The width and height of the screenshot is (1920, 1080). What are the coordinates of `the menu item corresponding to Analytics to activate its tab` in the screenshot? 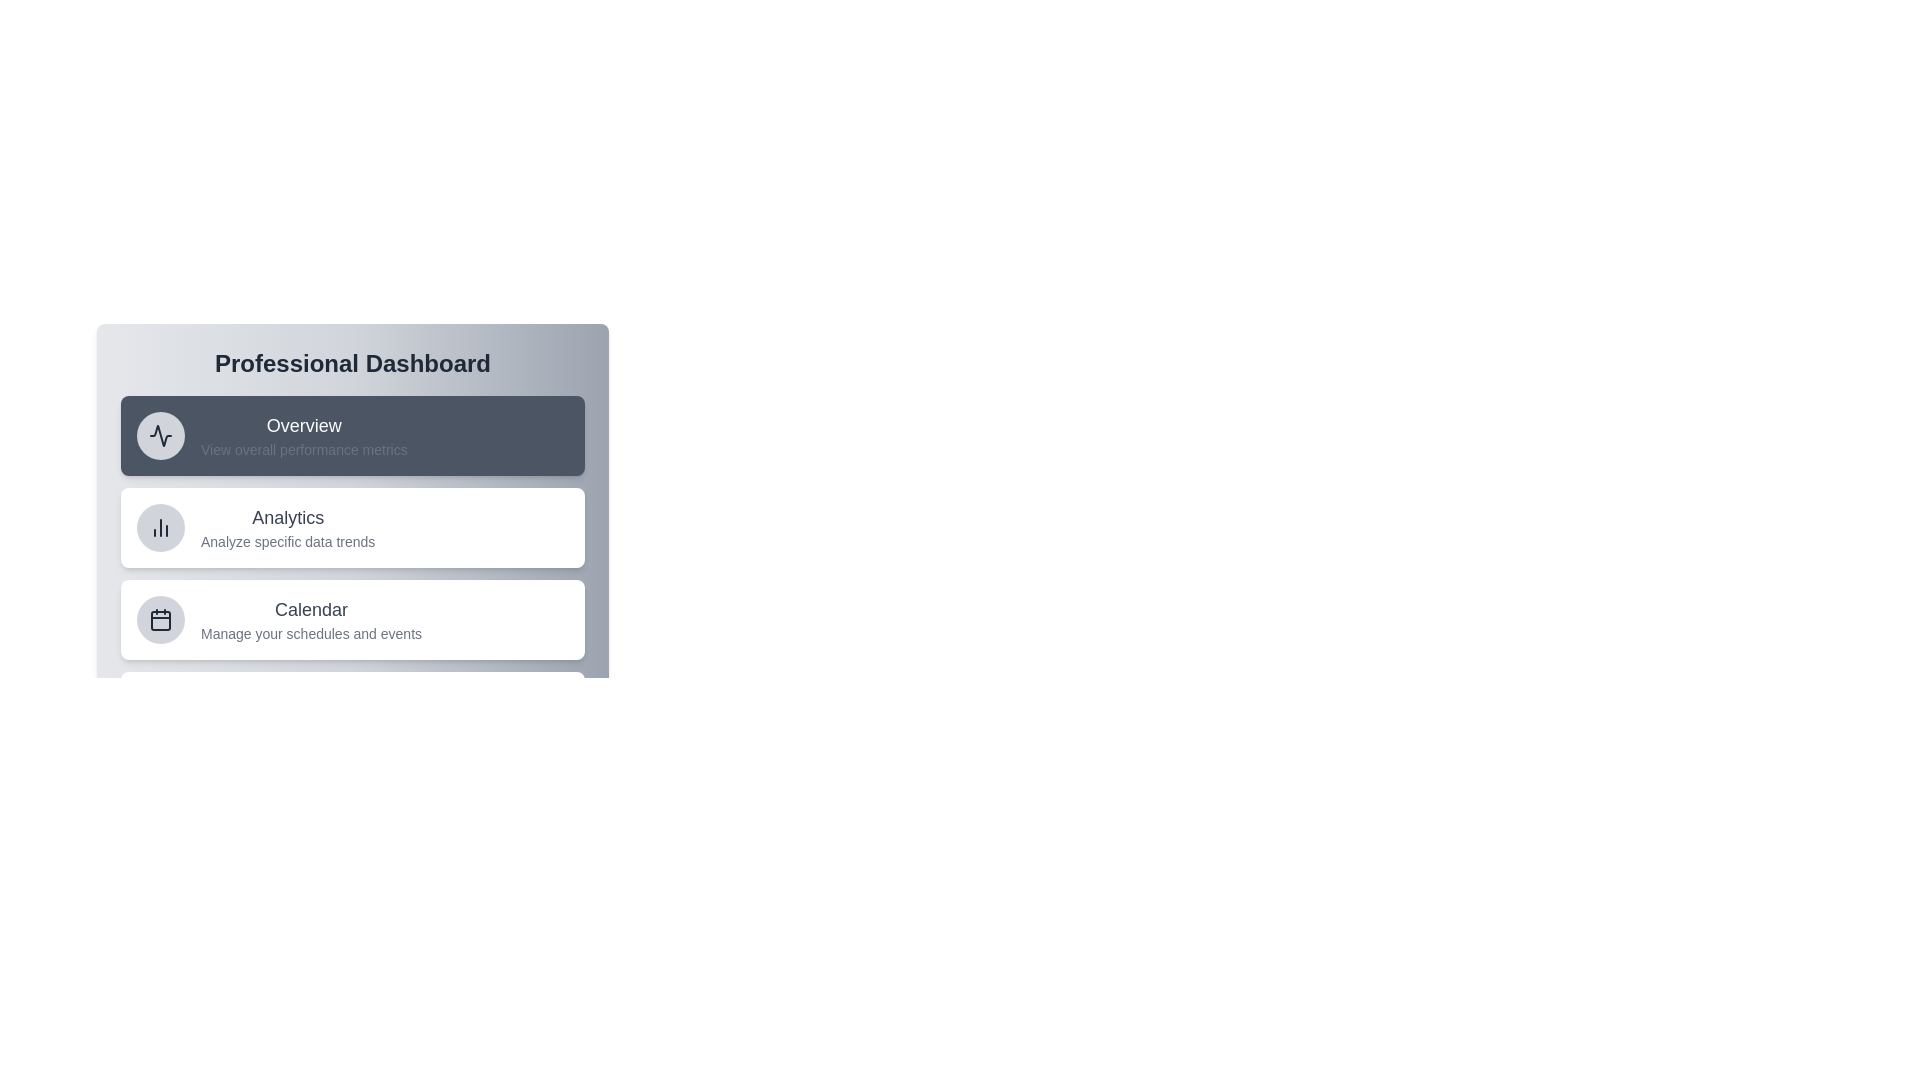 It's located at (353, 527).